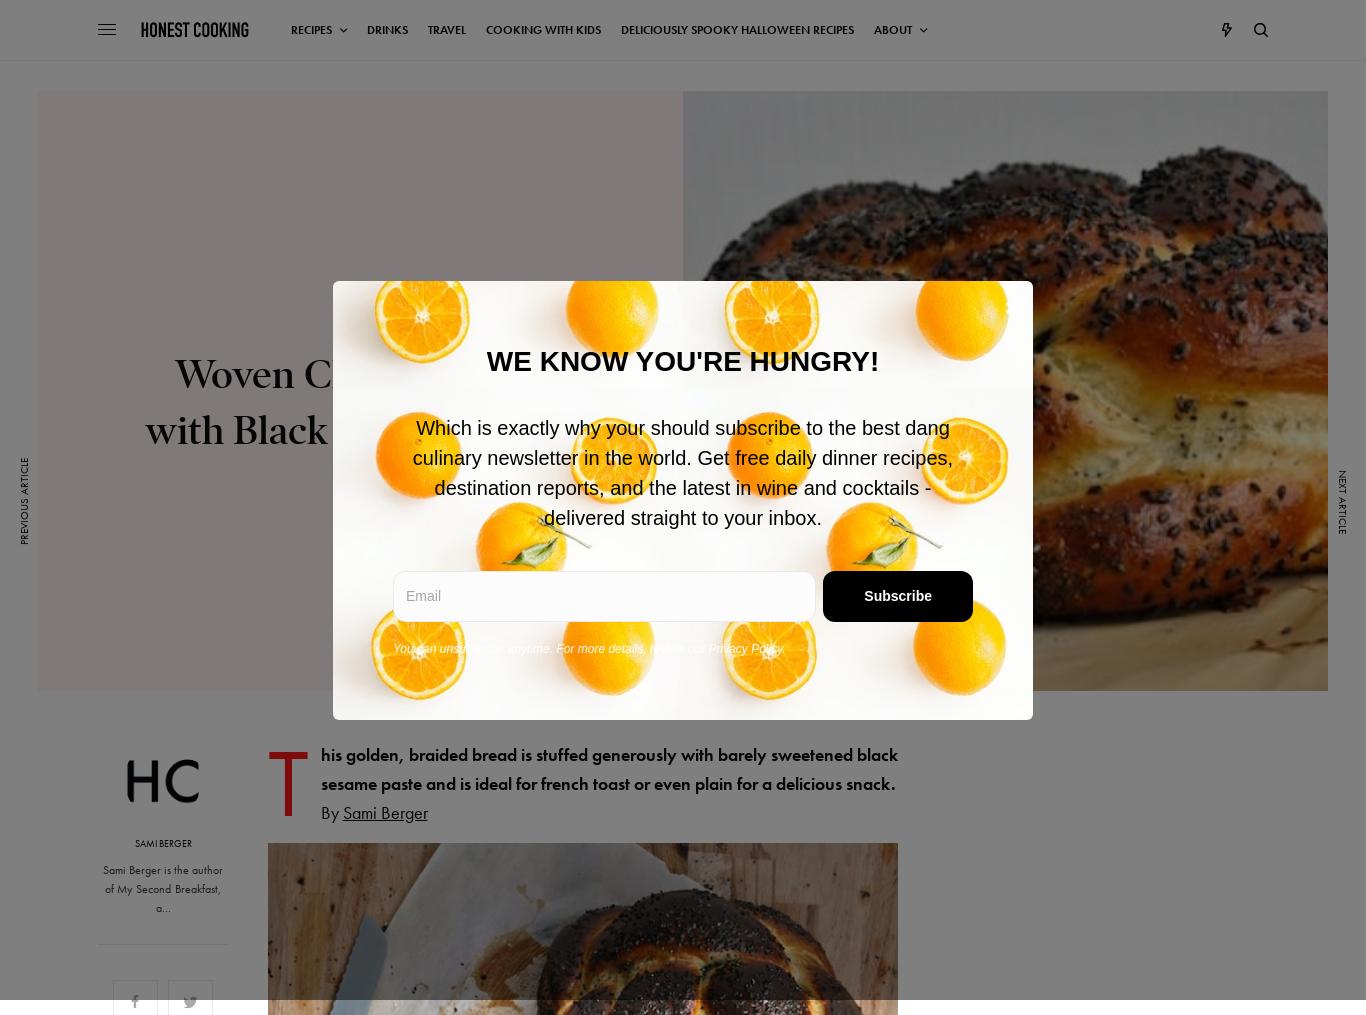 The image size is (1366, 1015). I want to click on 'Featured', so click(358, 325).